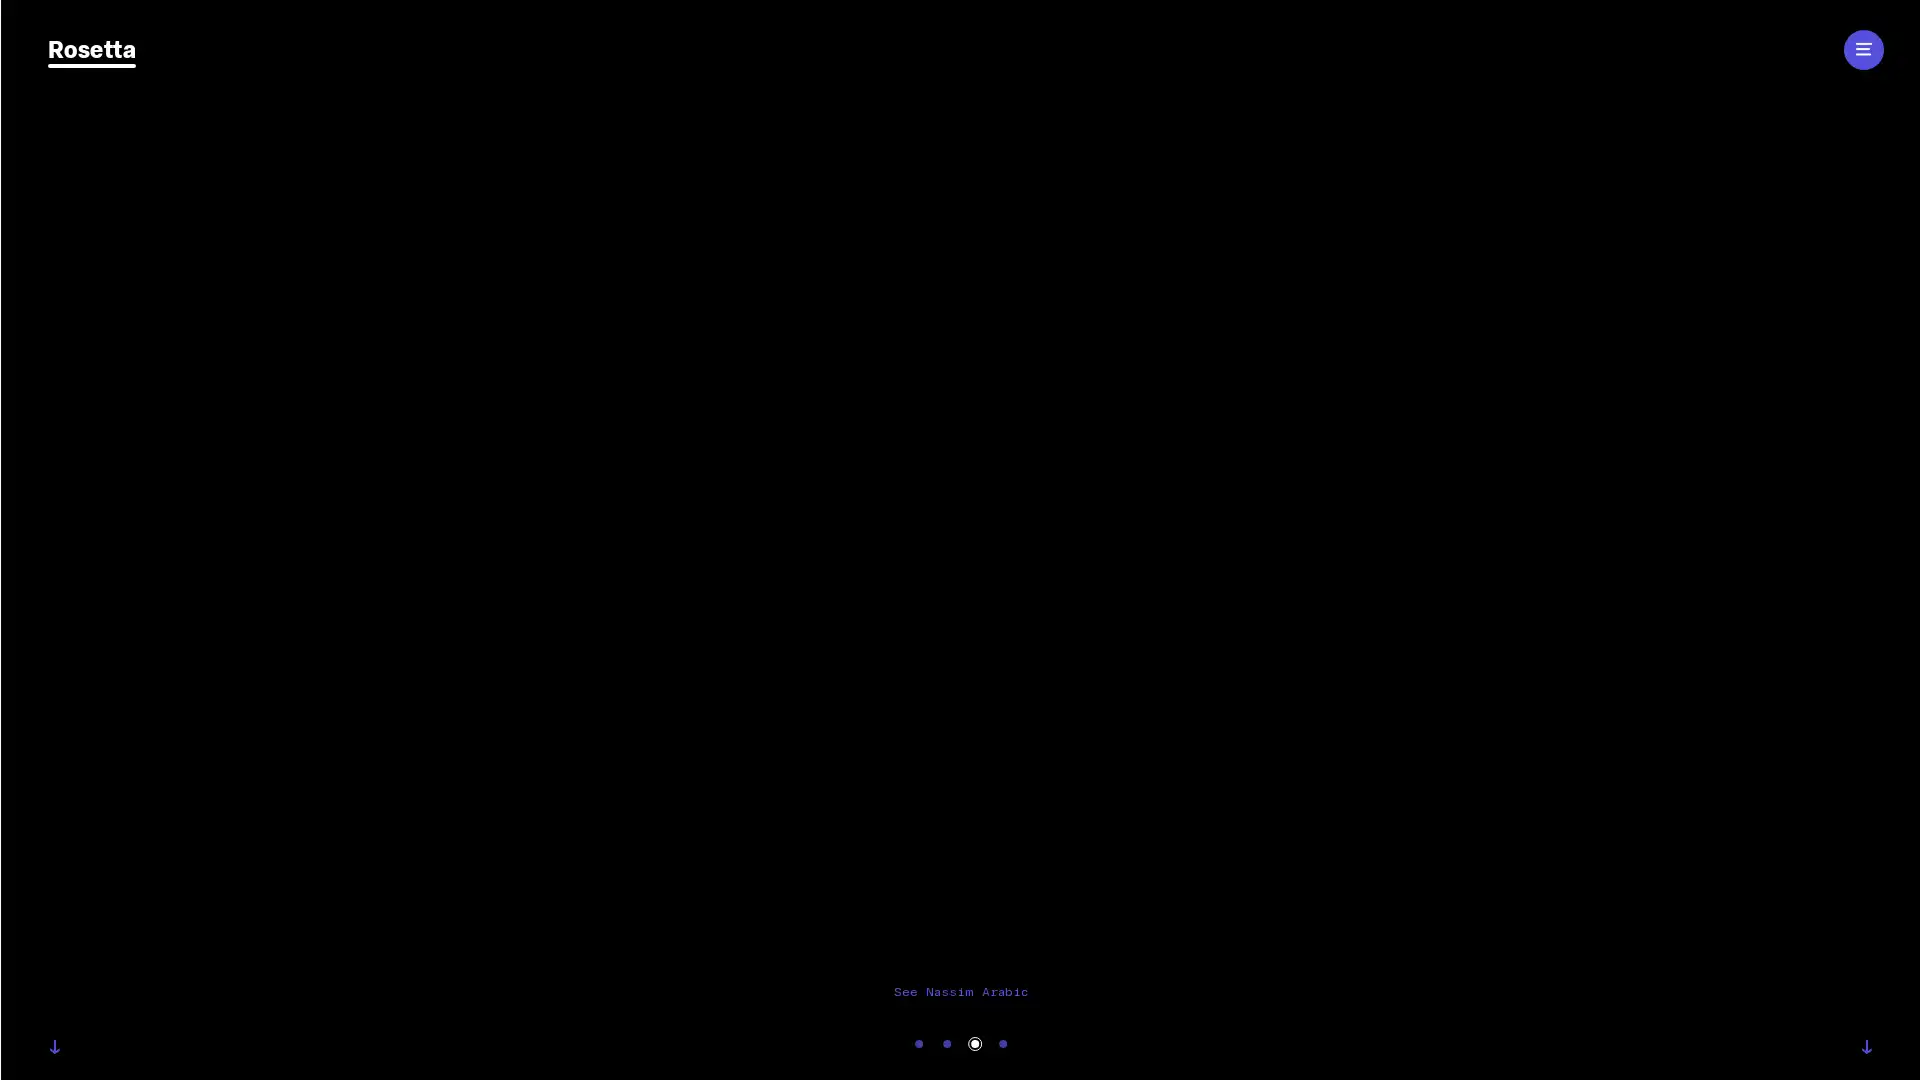 The width and height of the screenshot is (1920, 1080). I want to click on Carousel Page 1, so click(917, 1043).